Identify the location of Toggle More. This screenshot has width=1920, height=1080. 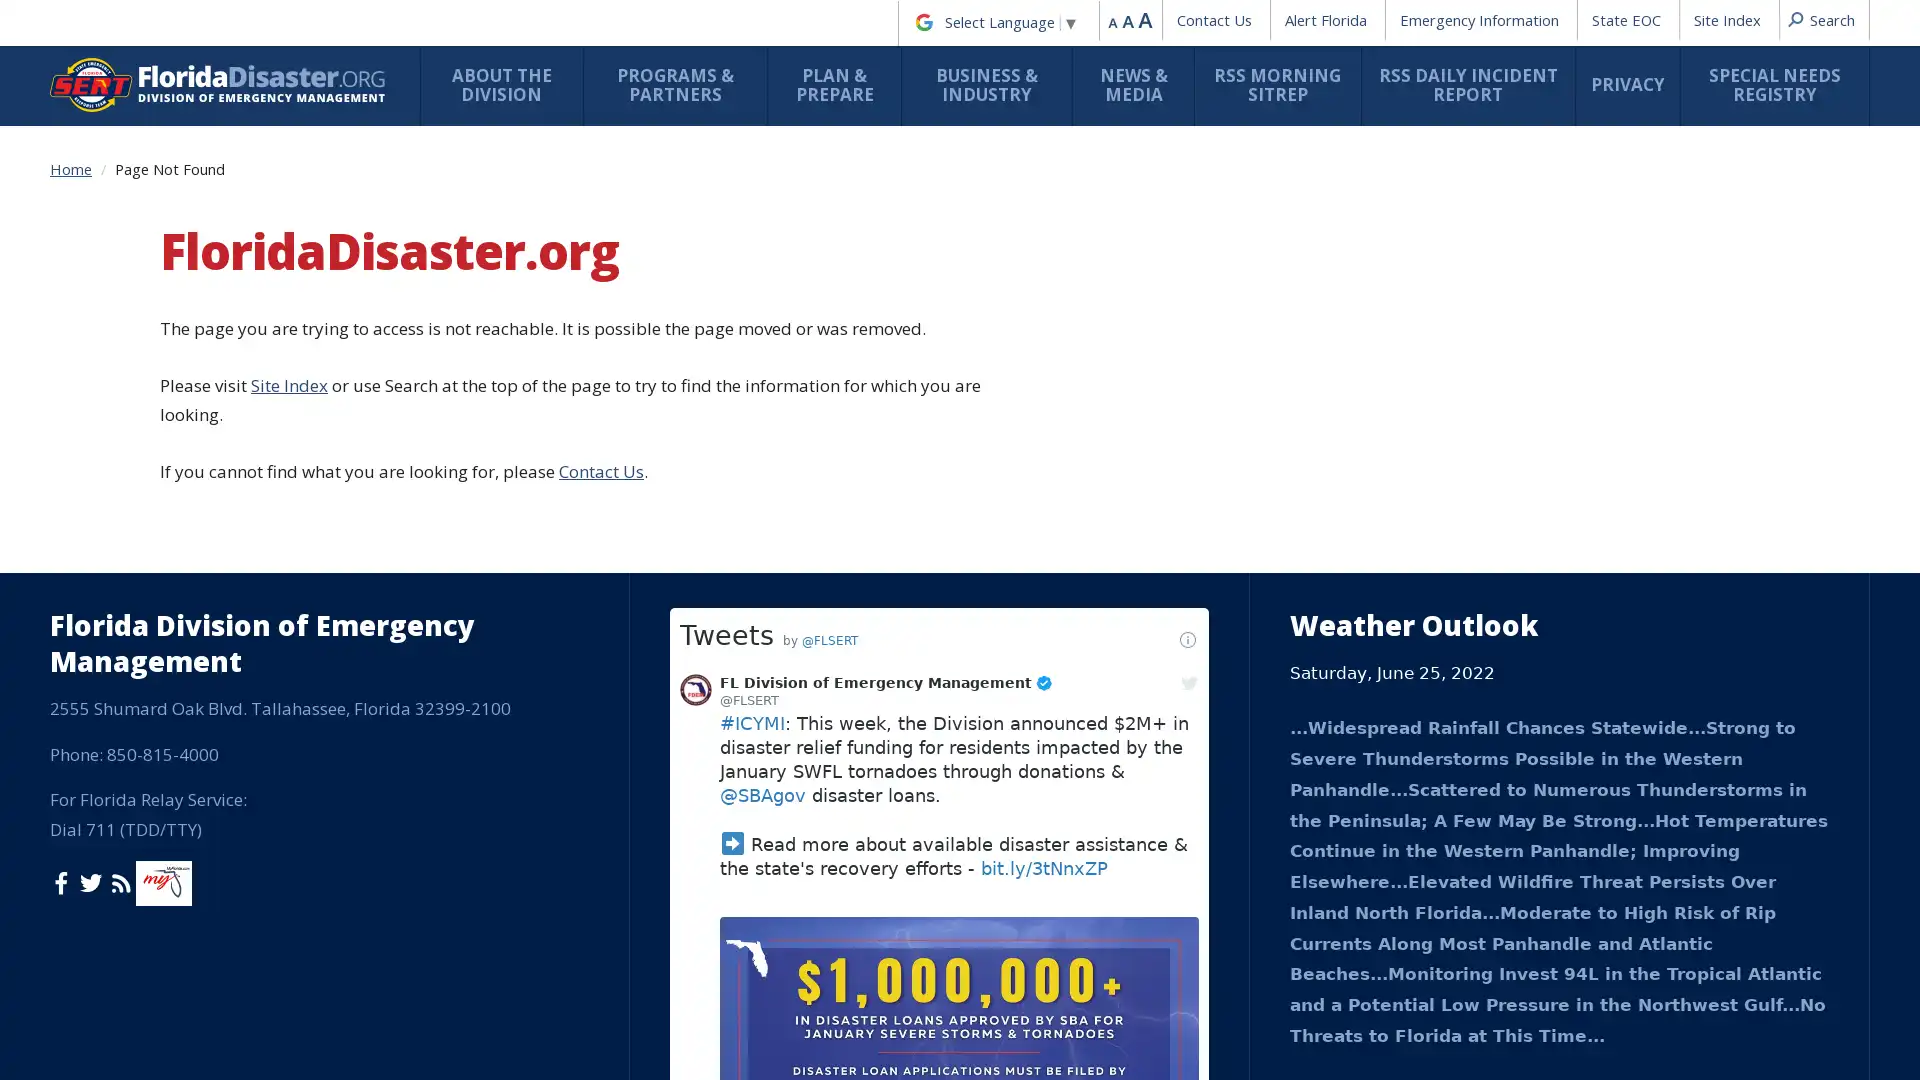
(600, 231).